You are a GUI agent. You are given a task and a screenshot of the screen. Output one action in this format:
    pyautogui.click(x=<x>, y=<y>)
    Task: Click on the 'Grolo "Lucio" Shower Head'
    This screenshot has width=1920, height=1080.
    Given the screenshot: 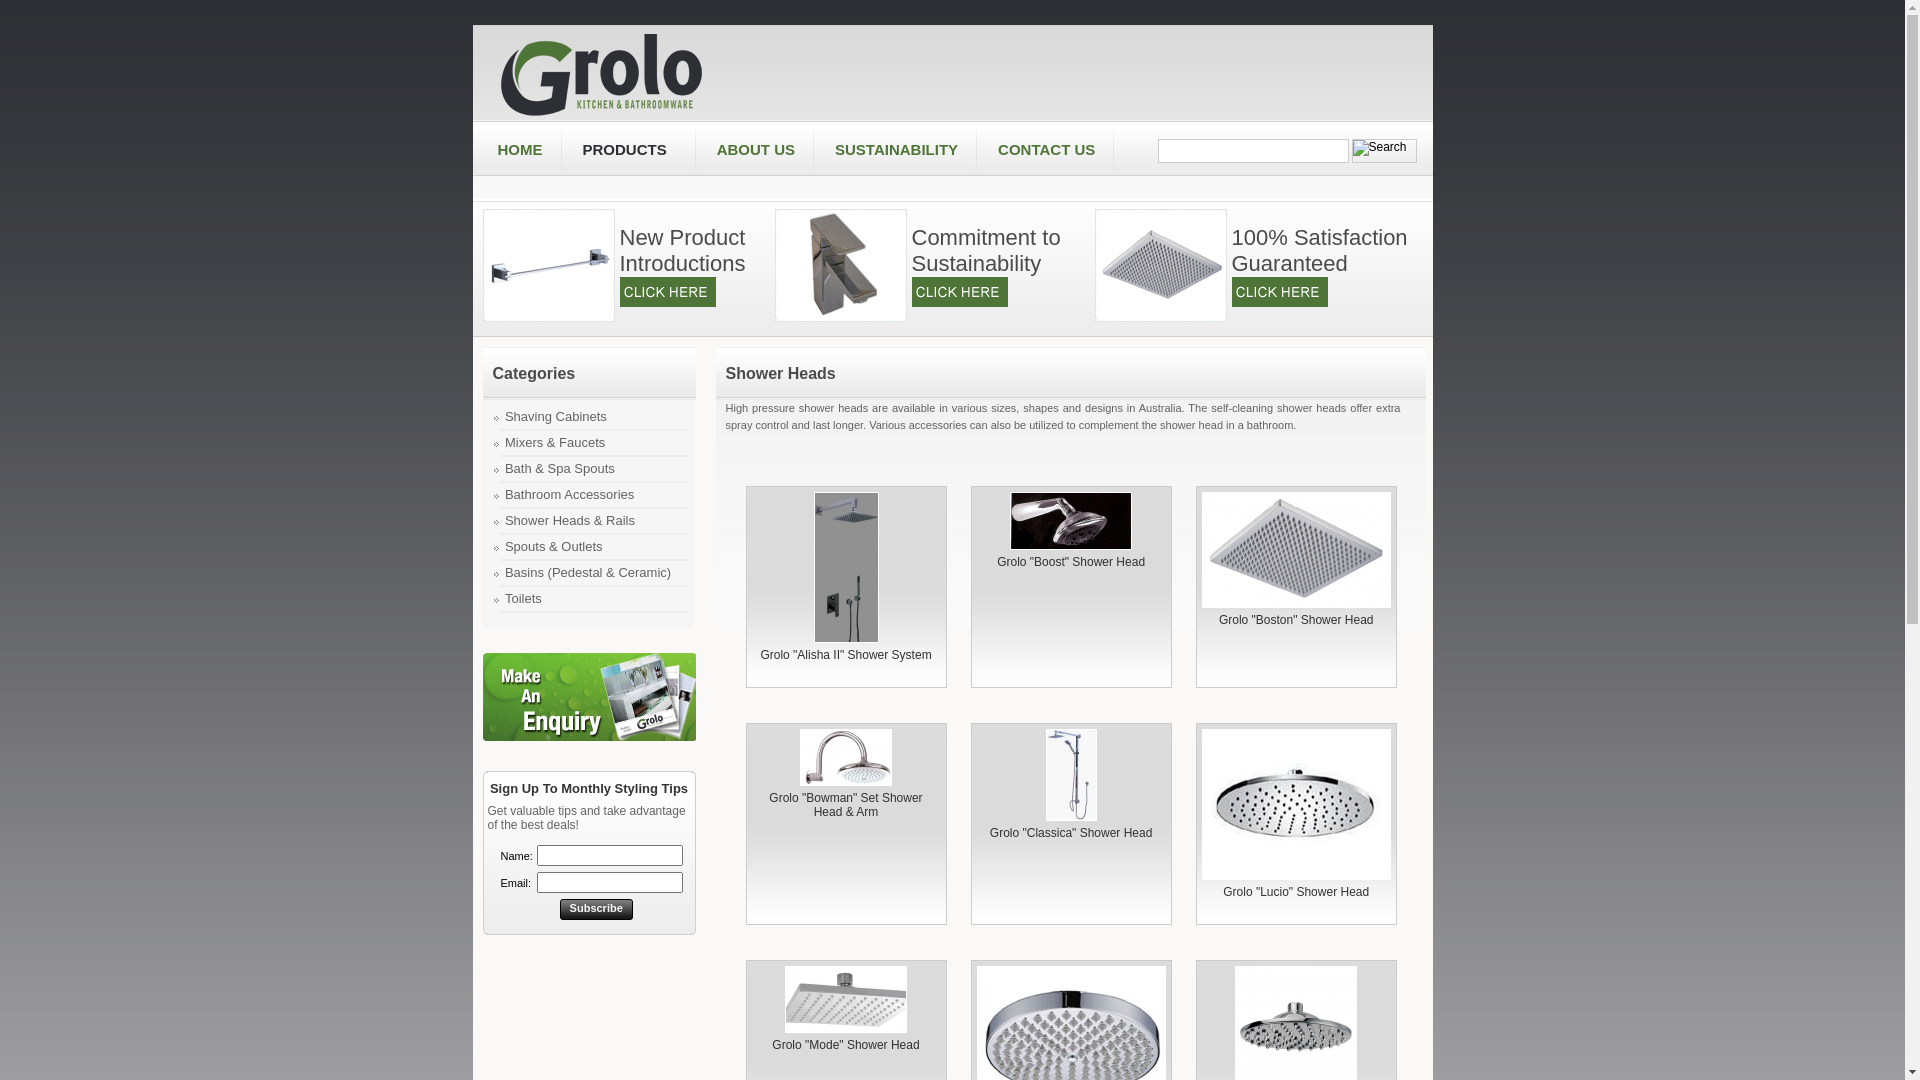 What is the action you would take?
    pyautogui.click(x=1296, y=890)
    